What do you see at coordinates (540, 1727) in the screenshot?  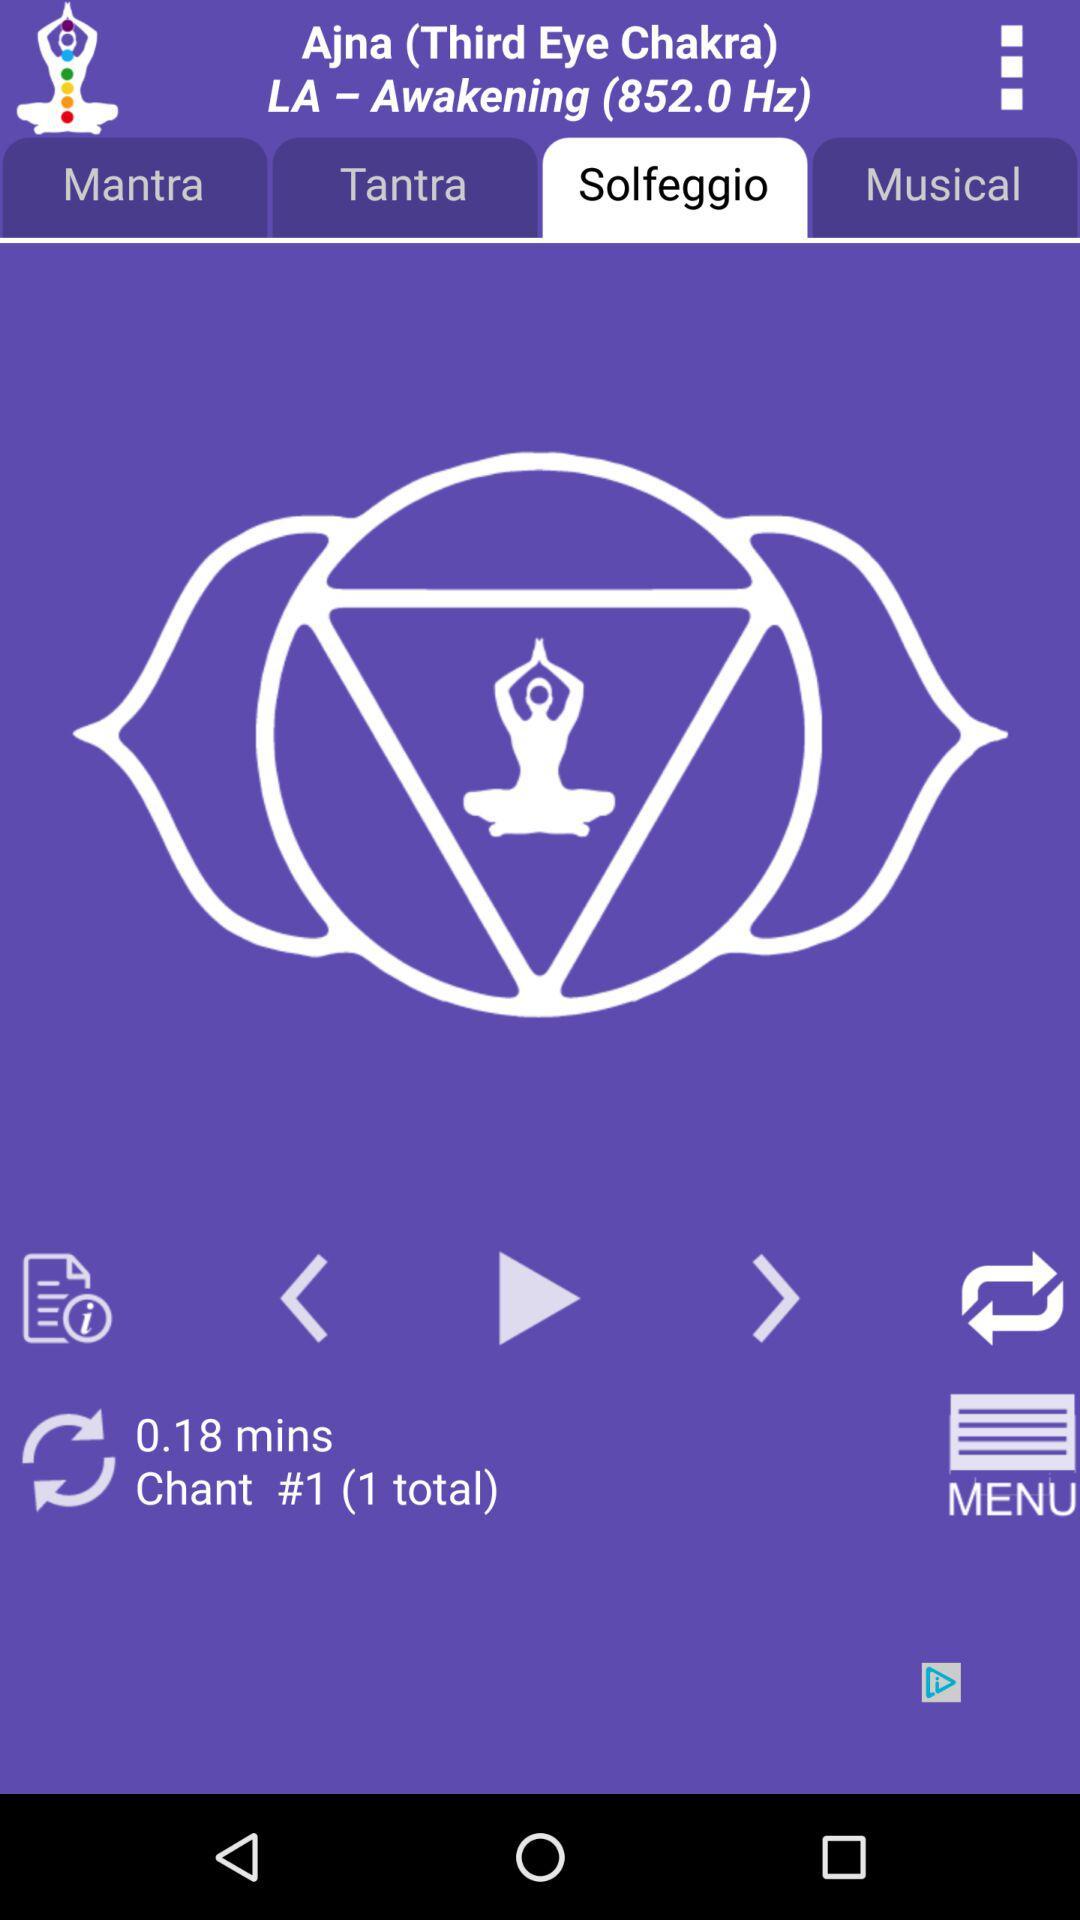 I see `advertisement` at bounding box center [540, 1727].